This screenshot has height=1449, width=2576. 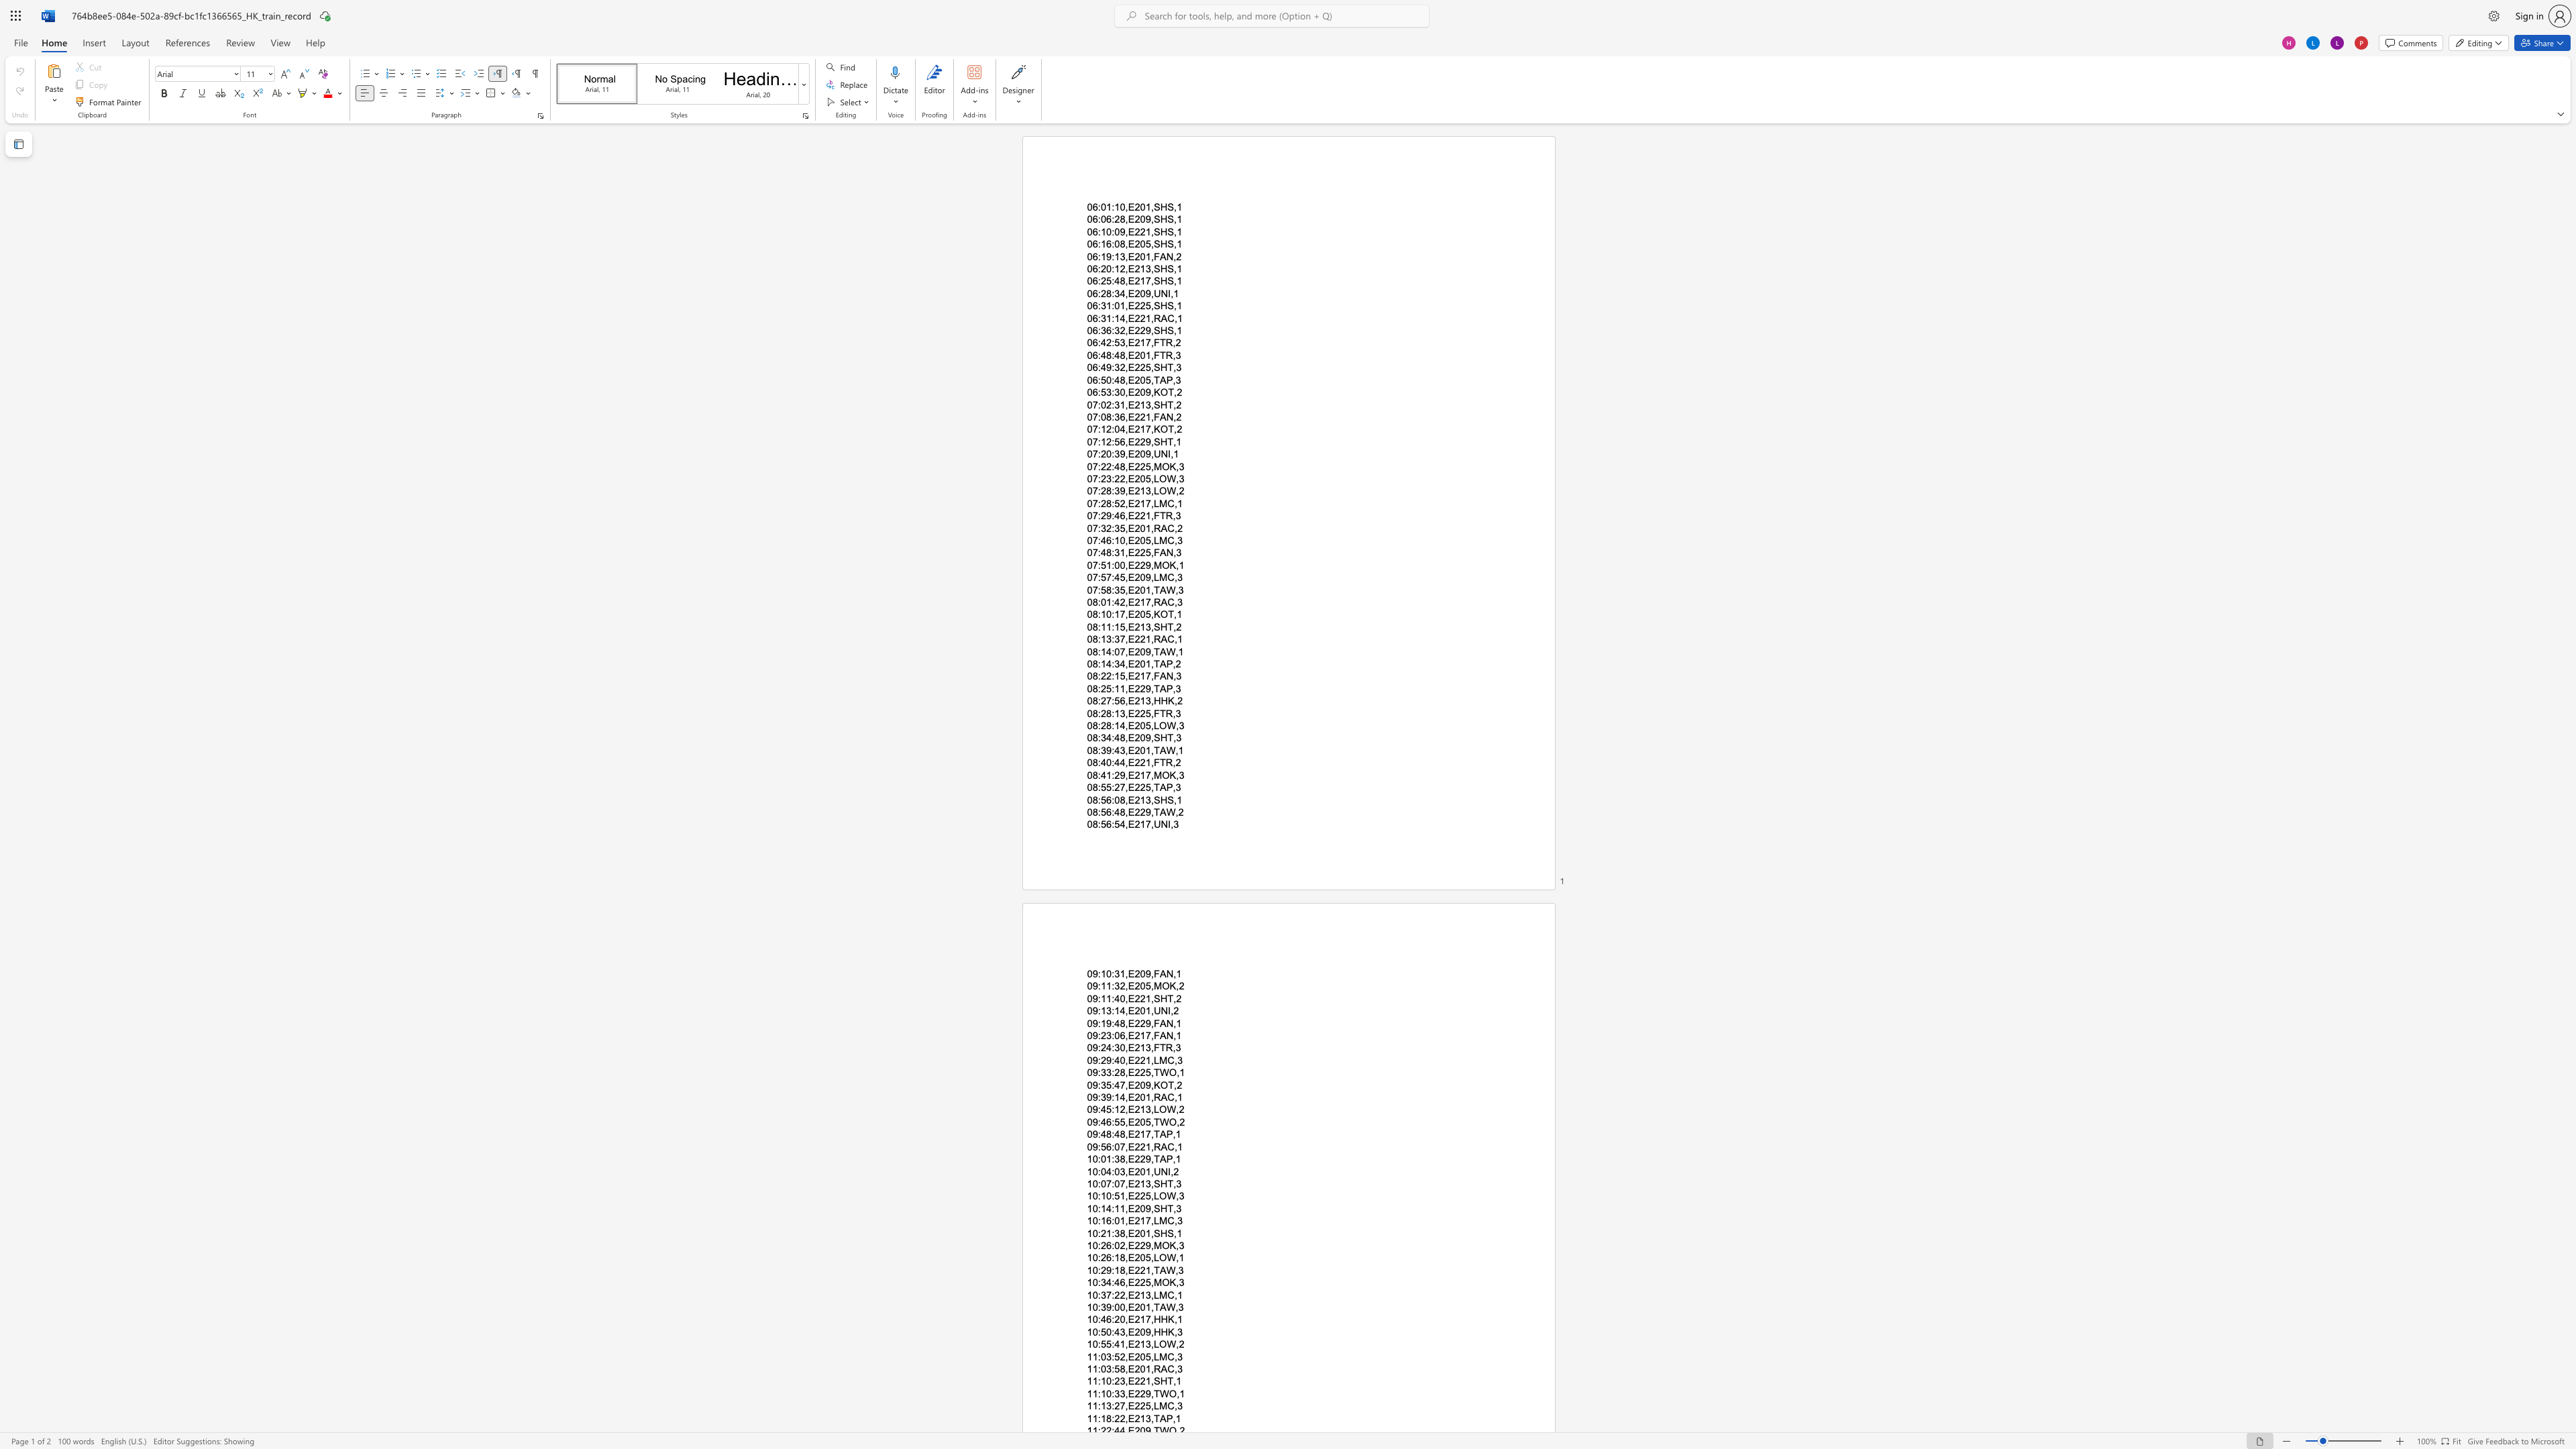 I want to click on the subset text ",E225,TAP,3" within the text "08:55:27,E225,TAP,3", so click(x=1124, y=787).